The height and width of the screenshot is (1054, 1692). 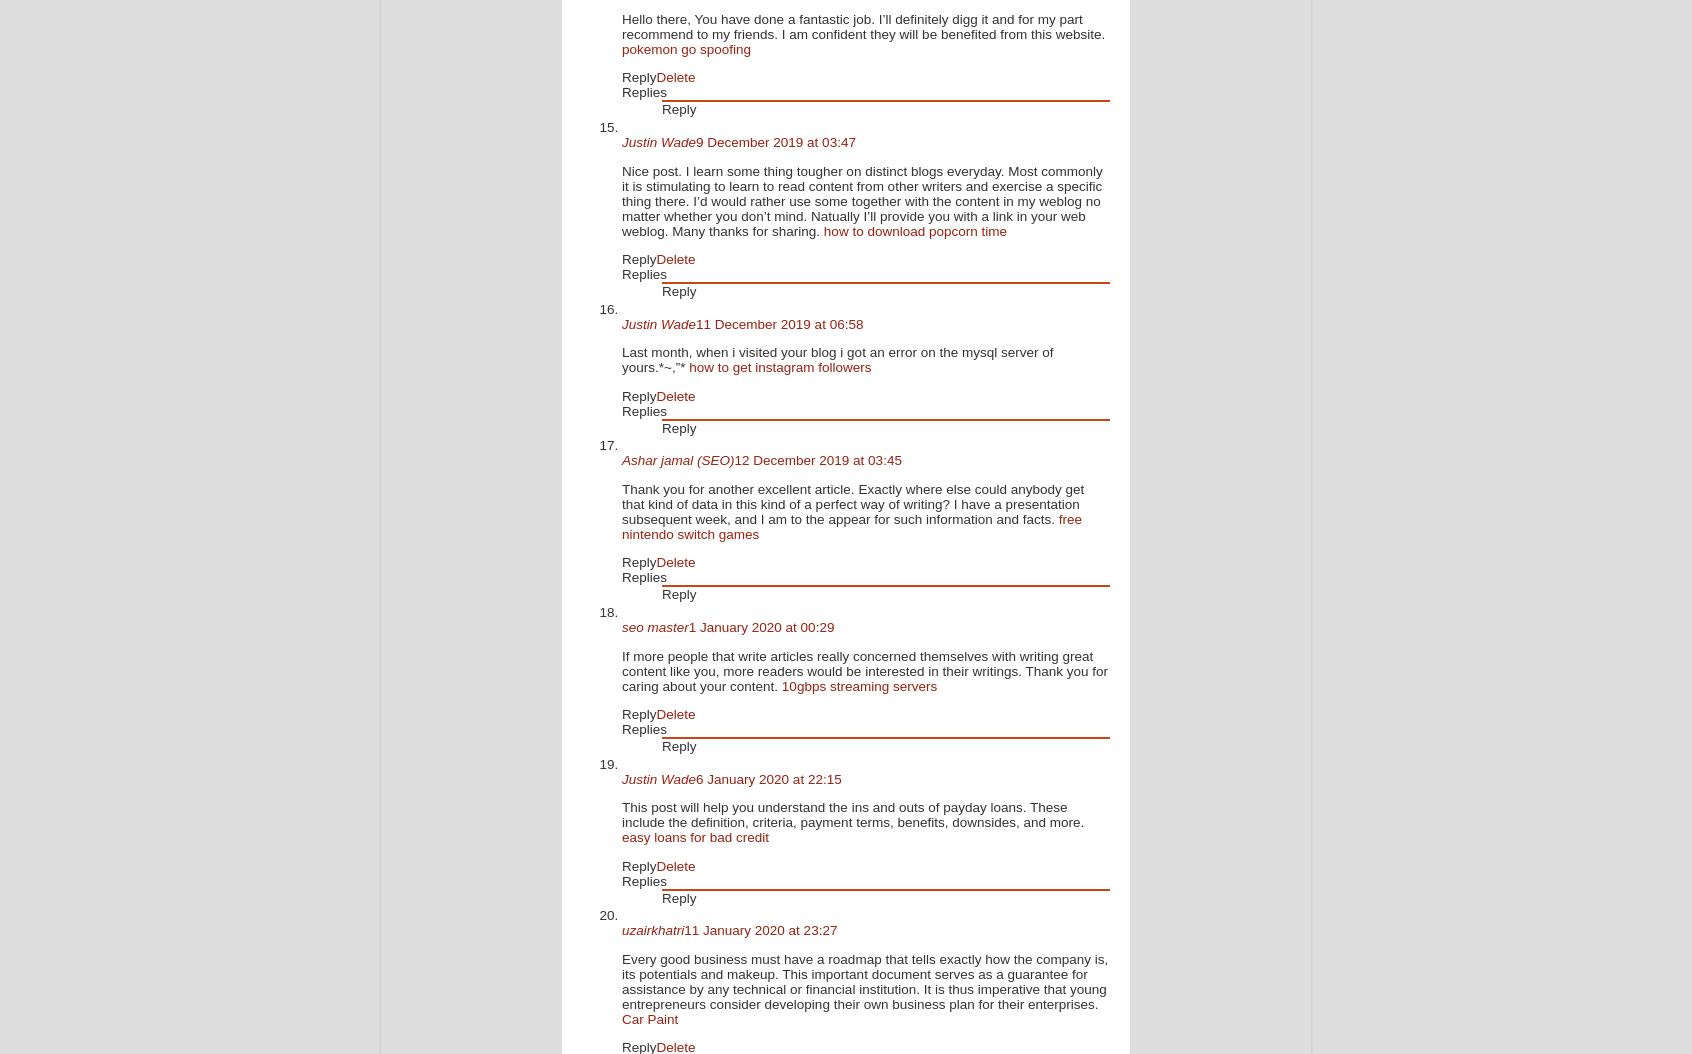 What do you see at coordinates (686, 48) in the screenshot?
I see `'pokemon go spoofing'` at bounding box center [686, 48].